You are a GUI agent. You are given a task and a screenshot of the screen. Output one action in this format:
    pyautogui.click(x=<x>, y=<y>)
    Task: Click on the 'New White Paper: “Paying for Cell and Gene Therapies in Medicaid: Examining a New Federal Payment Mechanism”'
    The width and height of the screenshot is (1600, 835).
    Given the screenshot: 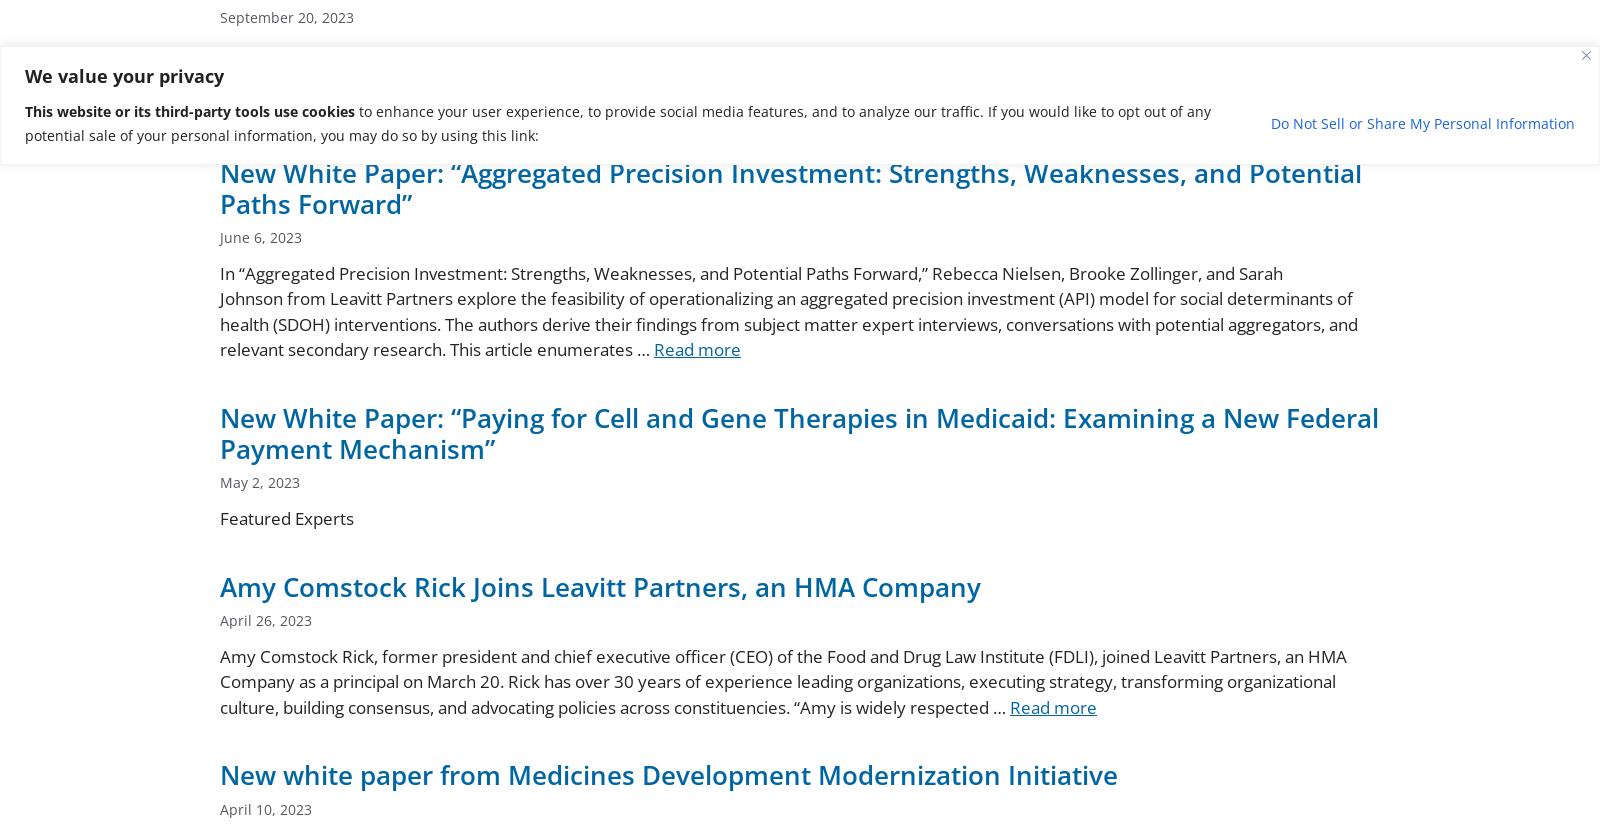 What is the action you would take?
    pyautogui.click(x=799, y=432)
    